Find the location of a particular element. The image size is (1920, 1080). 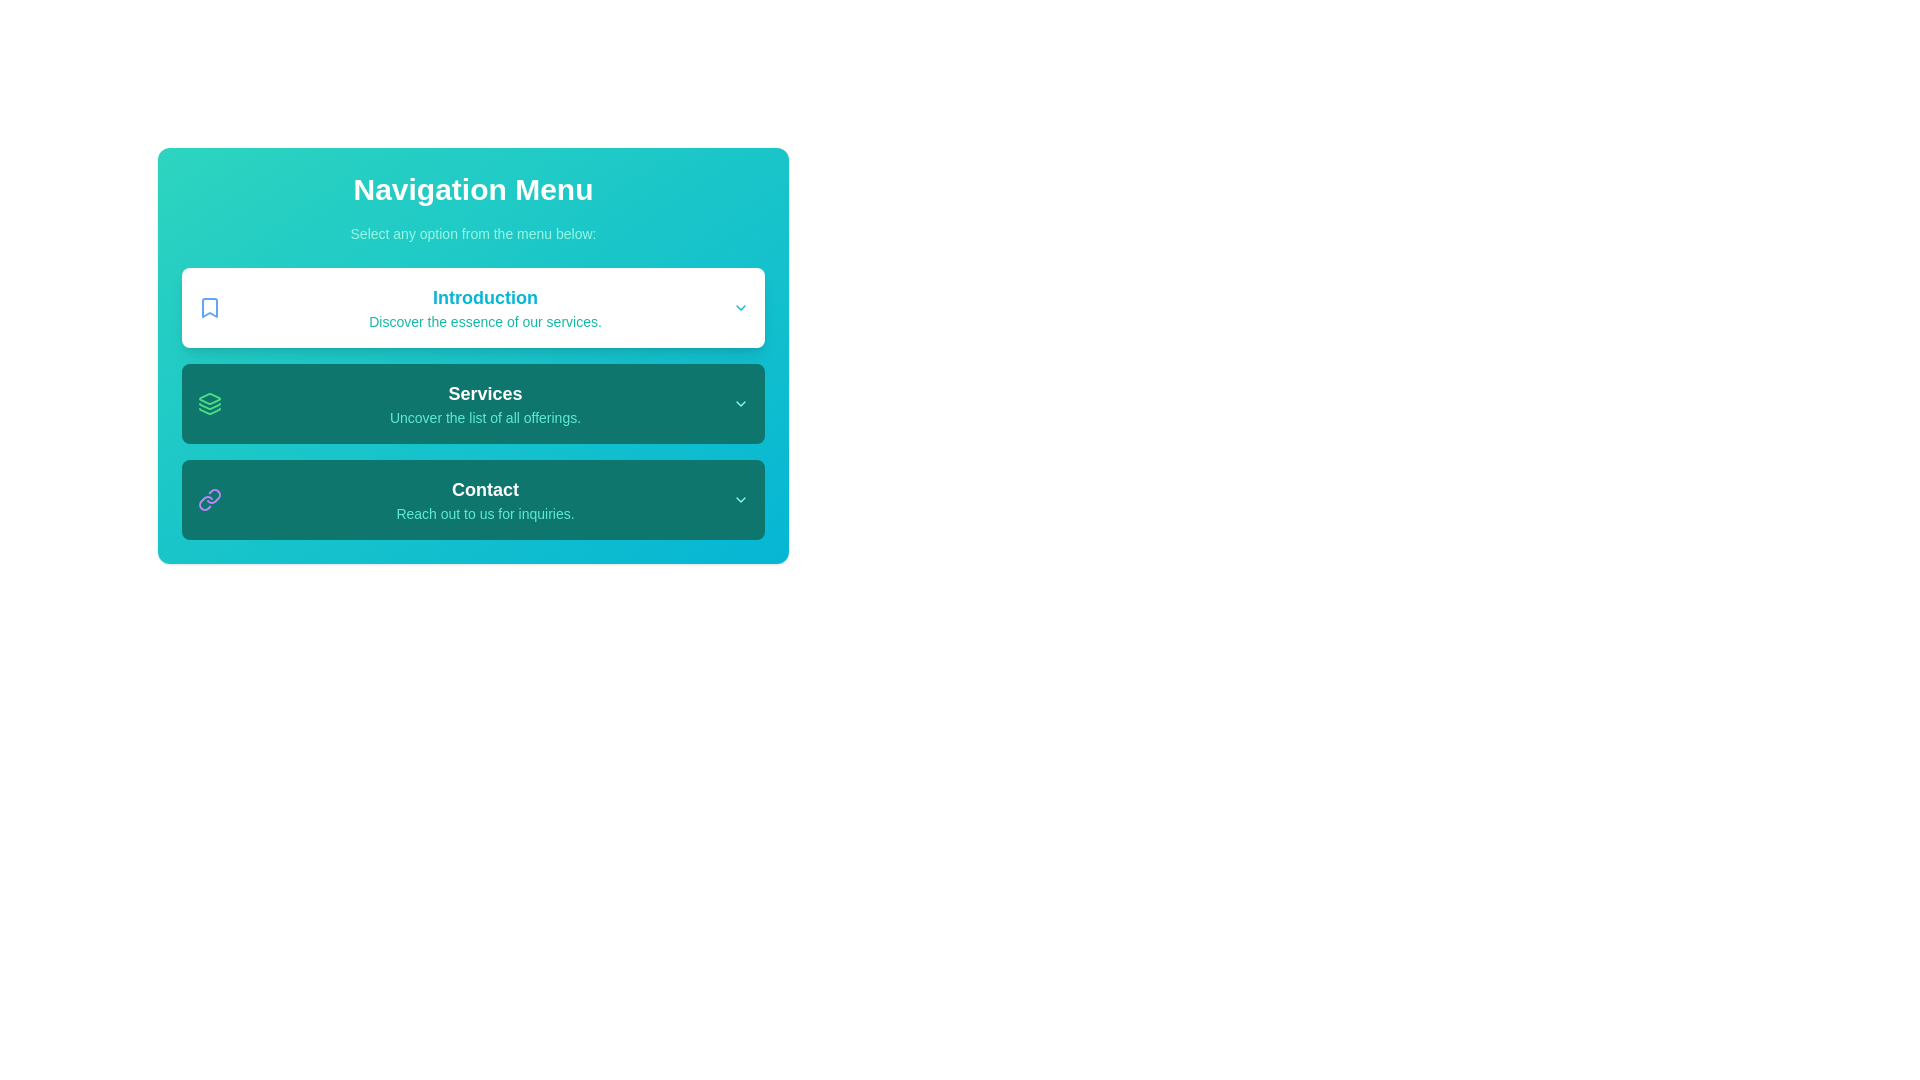

the first link is located at coordinates (485, 297).